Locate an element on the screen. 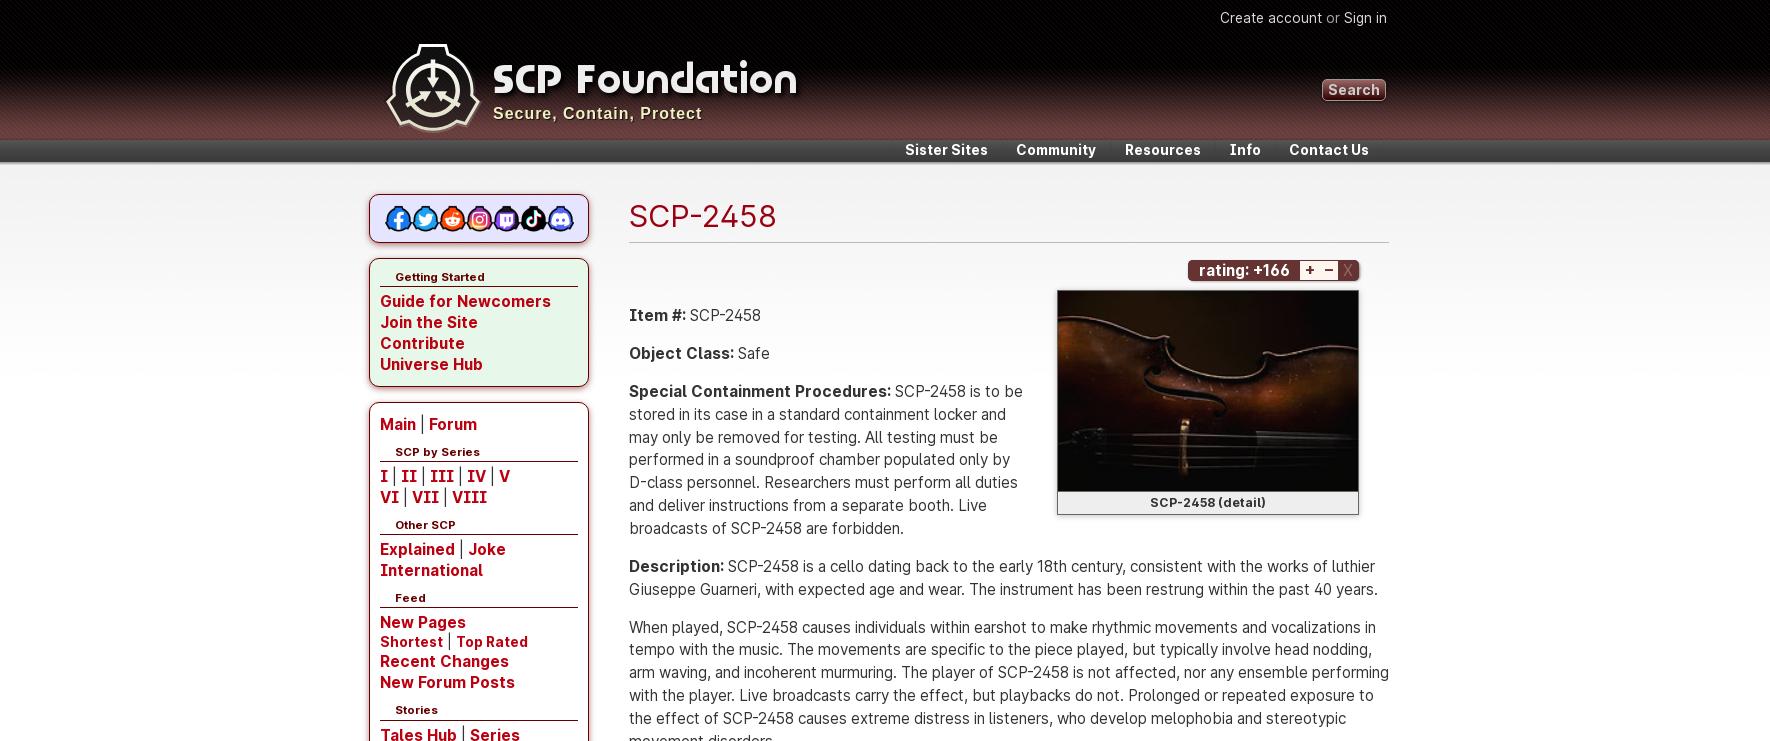 The image size is (1770, 741). 'Recent Changes' is located at coordinates (444, 661).